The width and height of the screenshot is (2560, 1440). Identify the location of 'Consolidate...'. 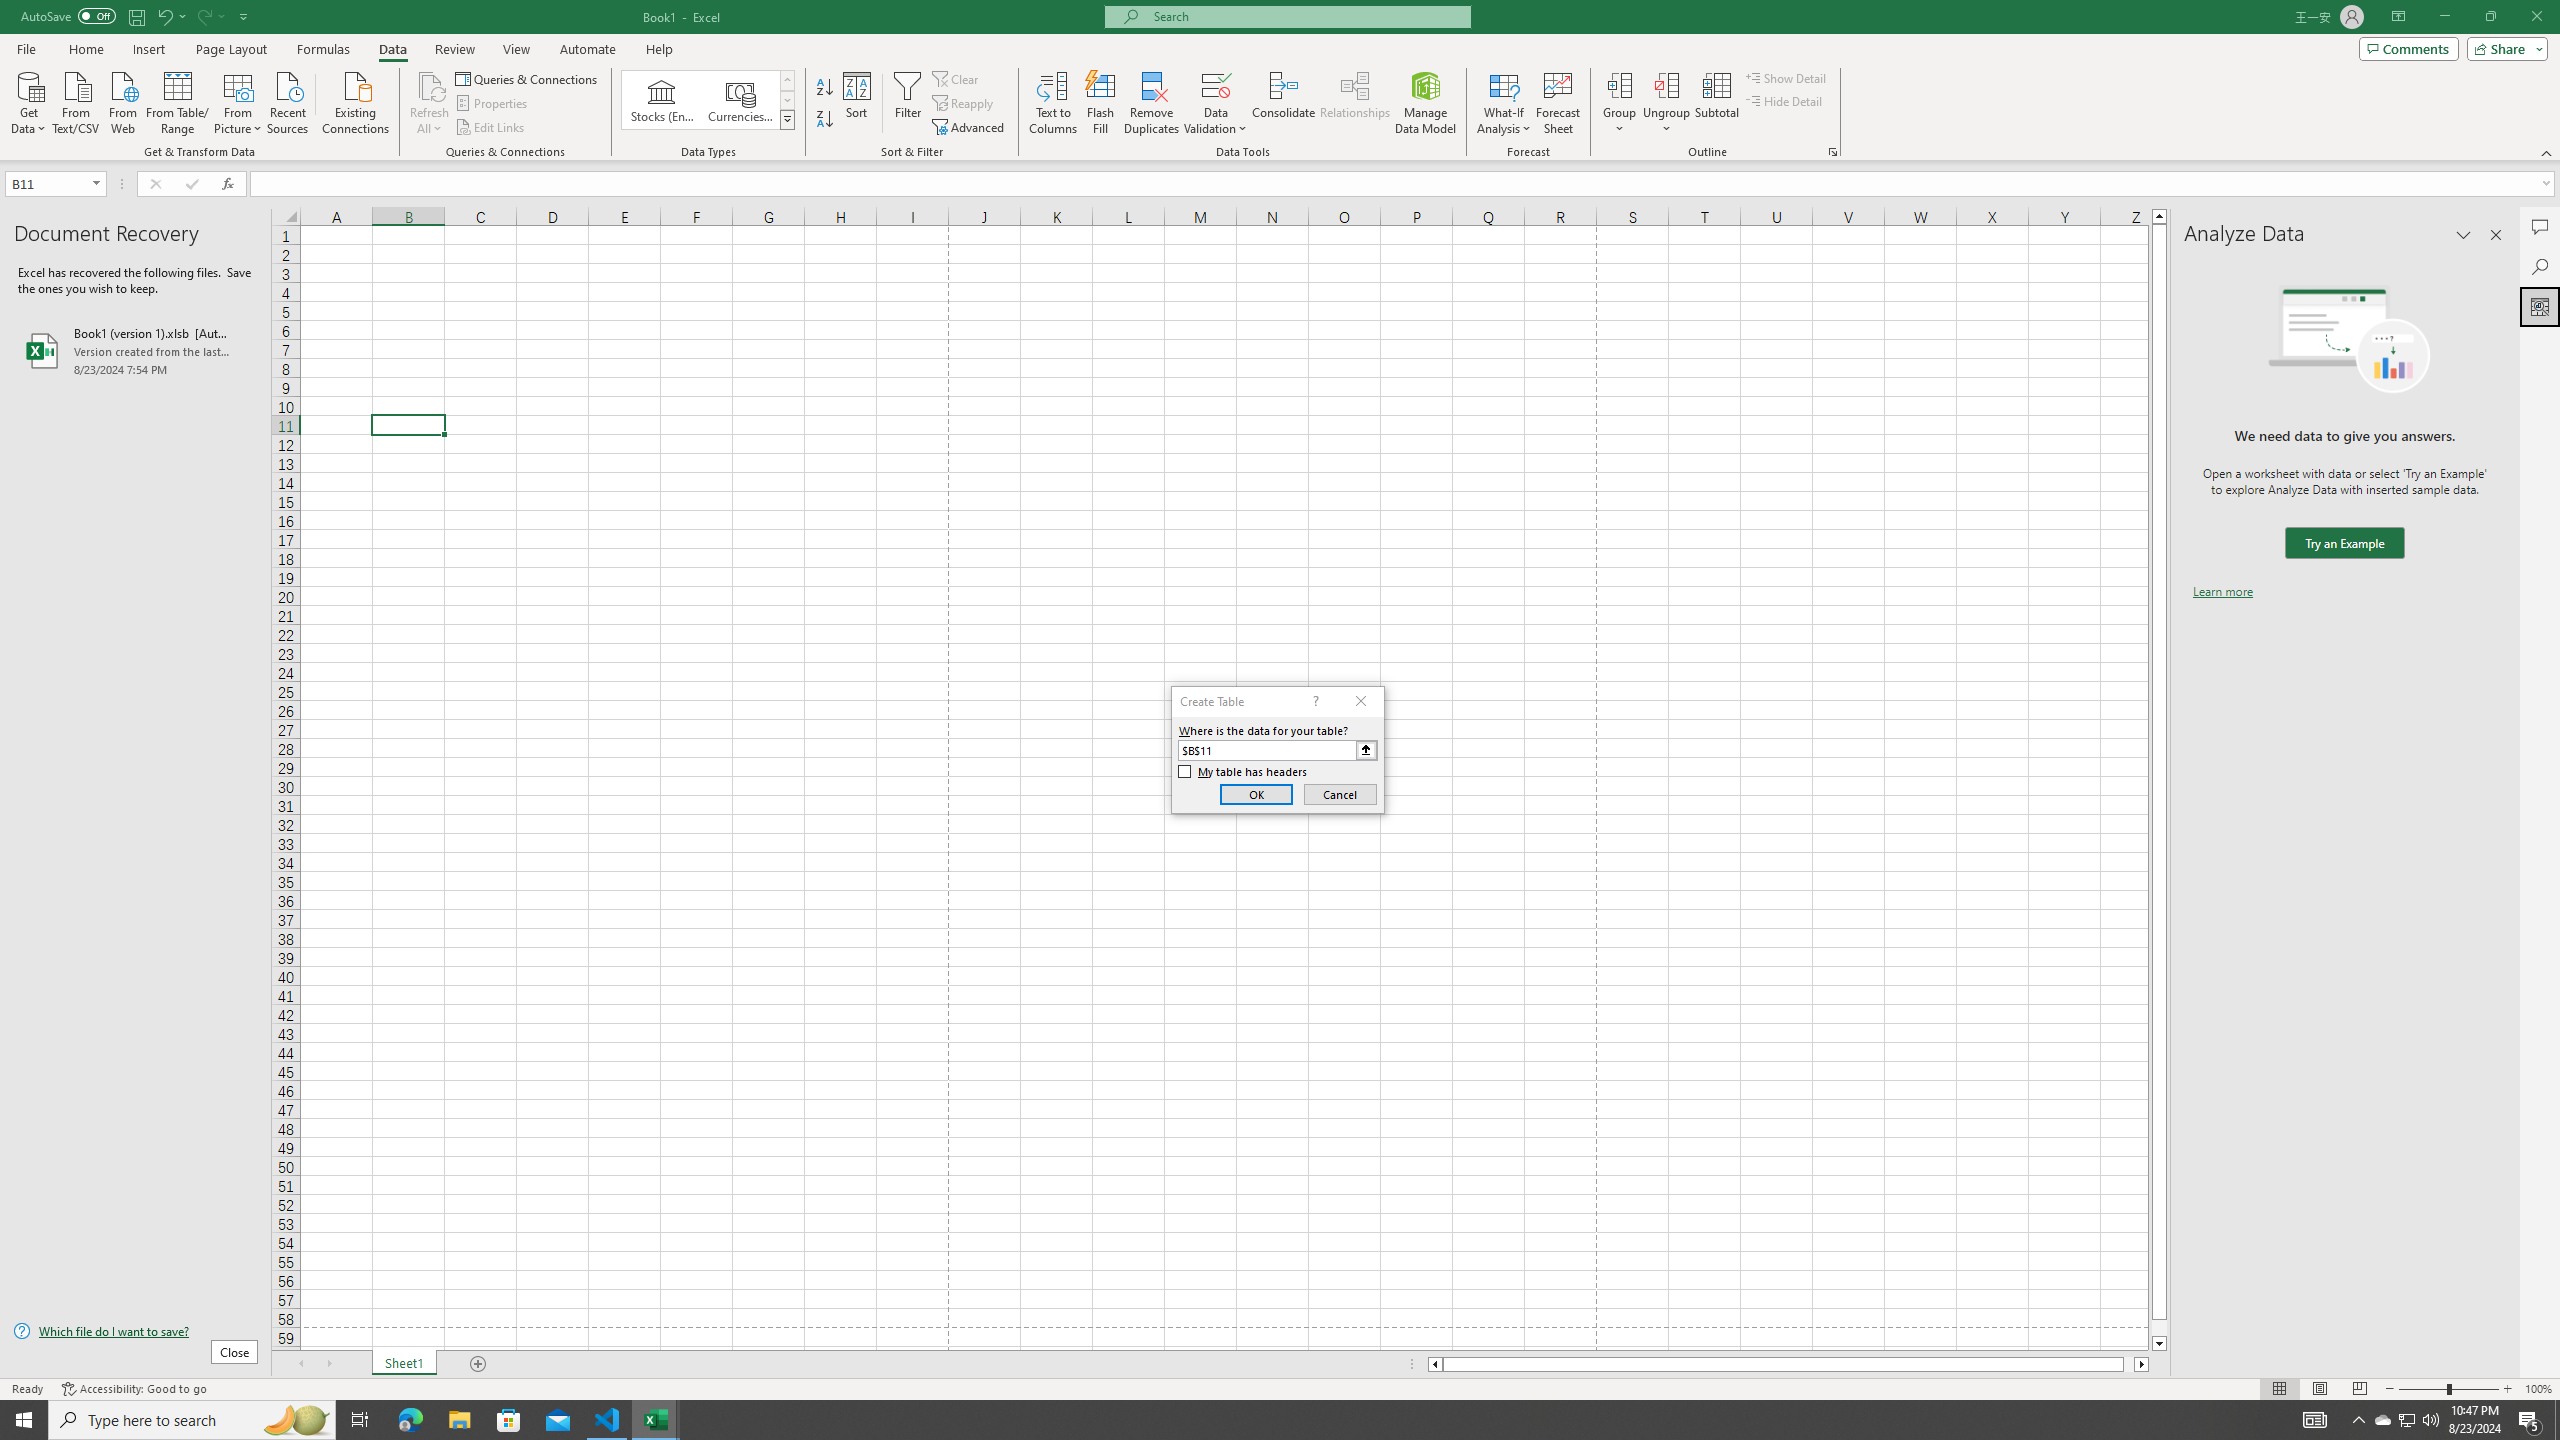
(1283, 103).